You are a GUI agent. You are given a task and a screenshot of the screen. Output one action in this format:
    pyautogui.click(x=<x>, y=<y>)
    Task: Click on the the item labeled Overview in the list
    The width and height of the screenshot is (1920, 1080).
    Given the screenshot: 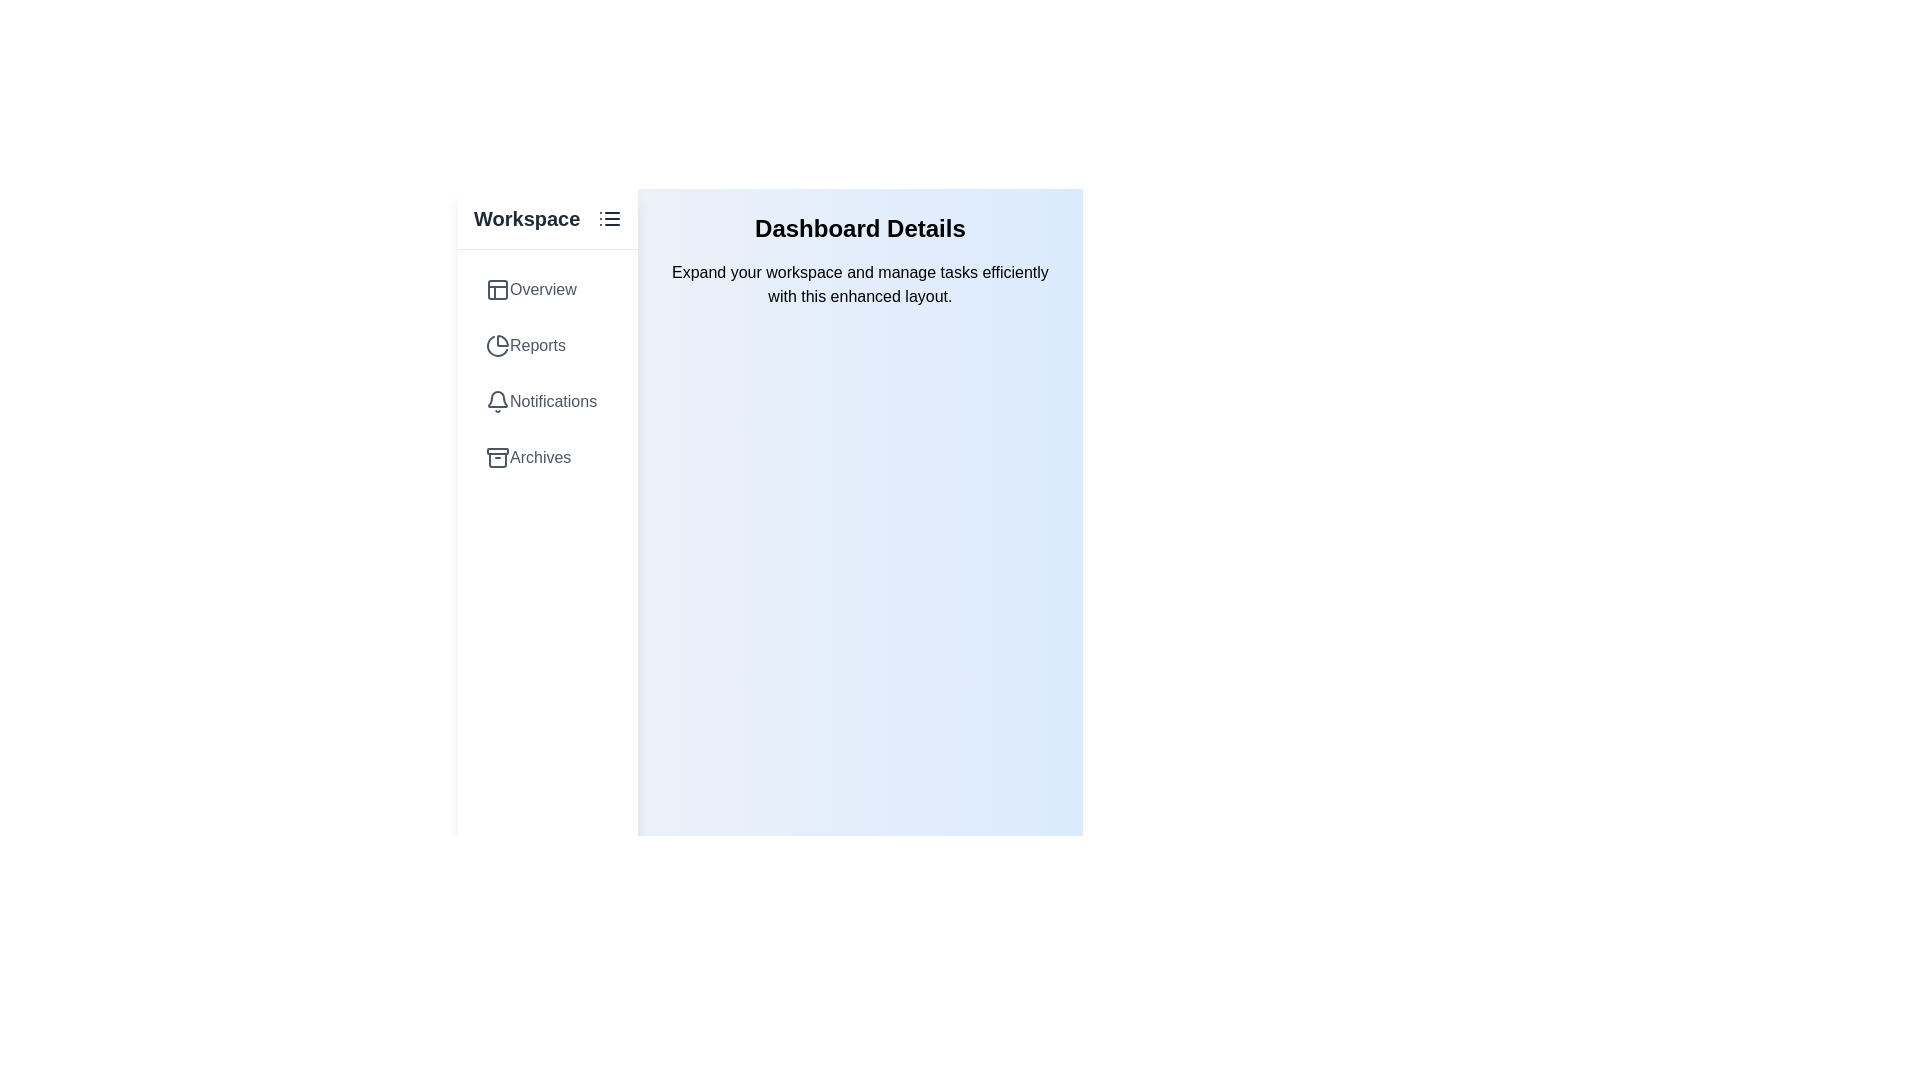 What is the action you would take?
    pyautogui.click(x=547, y=289)
    